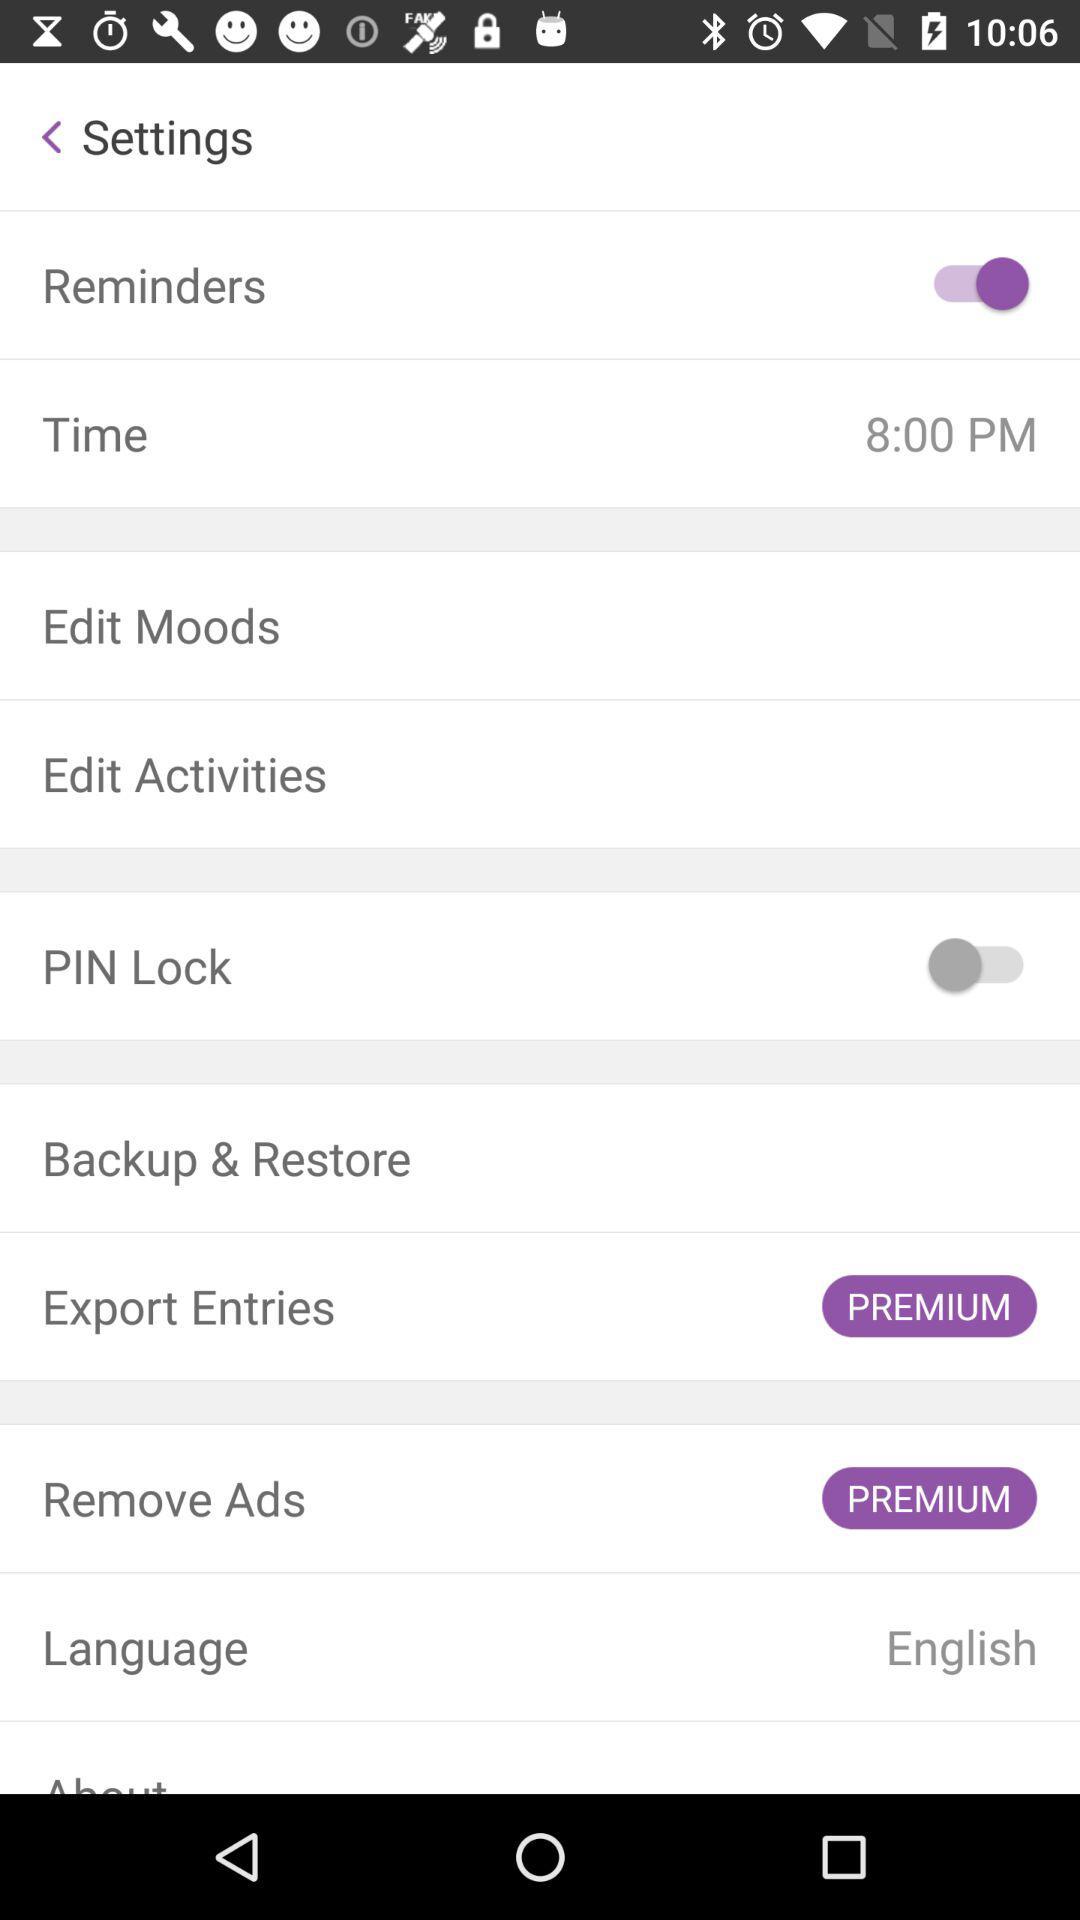  Describe the element at coordinates (977, 283) in the screenshot. I see `reminders` at that location.